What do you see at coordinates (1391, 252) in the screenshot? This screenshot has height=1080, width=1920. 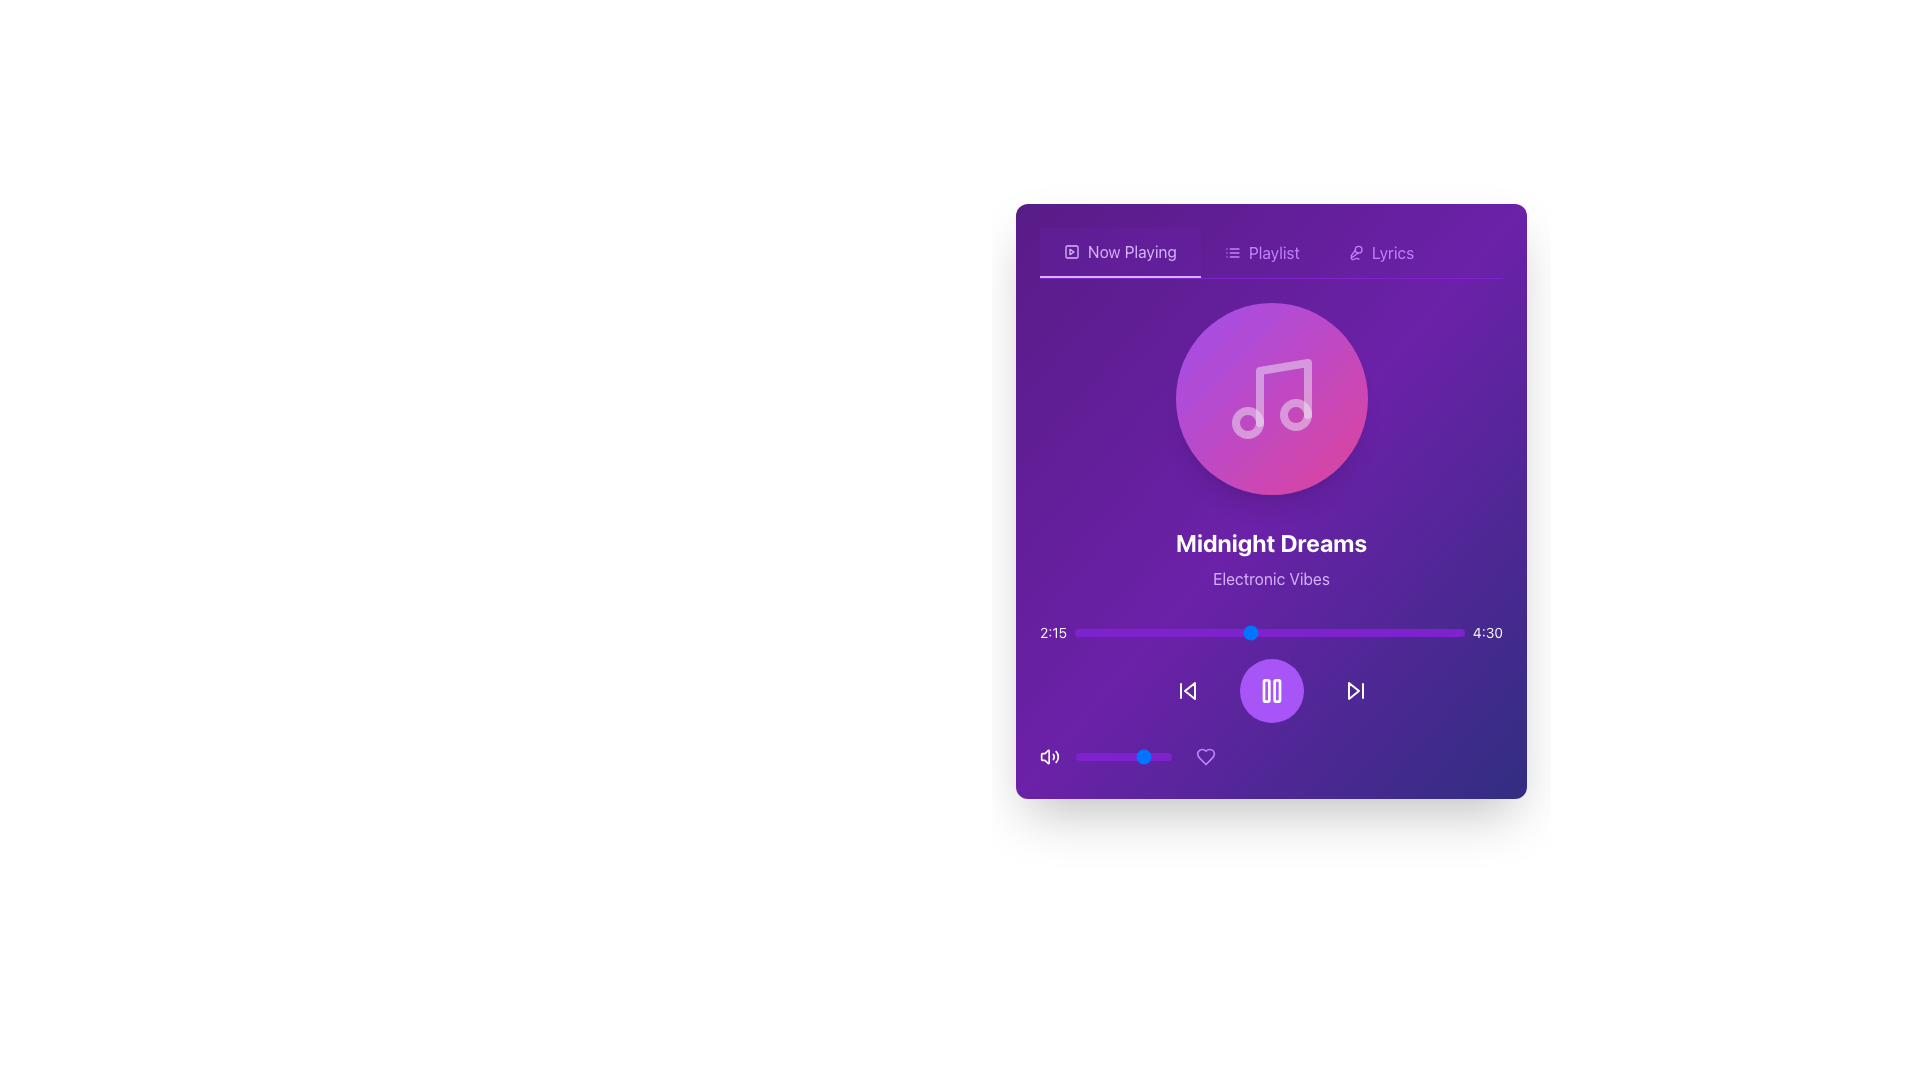 I see `the 'Lyrics' text label located at the top-right corner of the interactive panel` at bounding box center [1391, 252].